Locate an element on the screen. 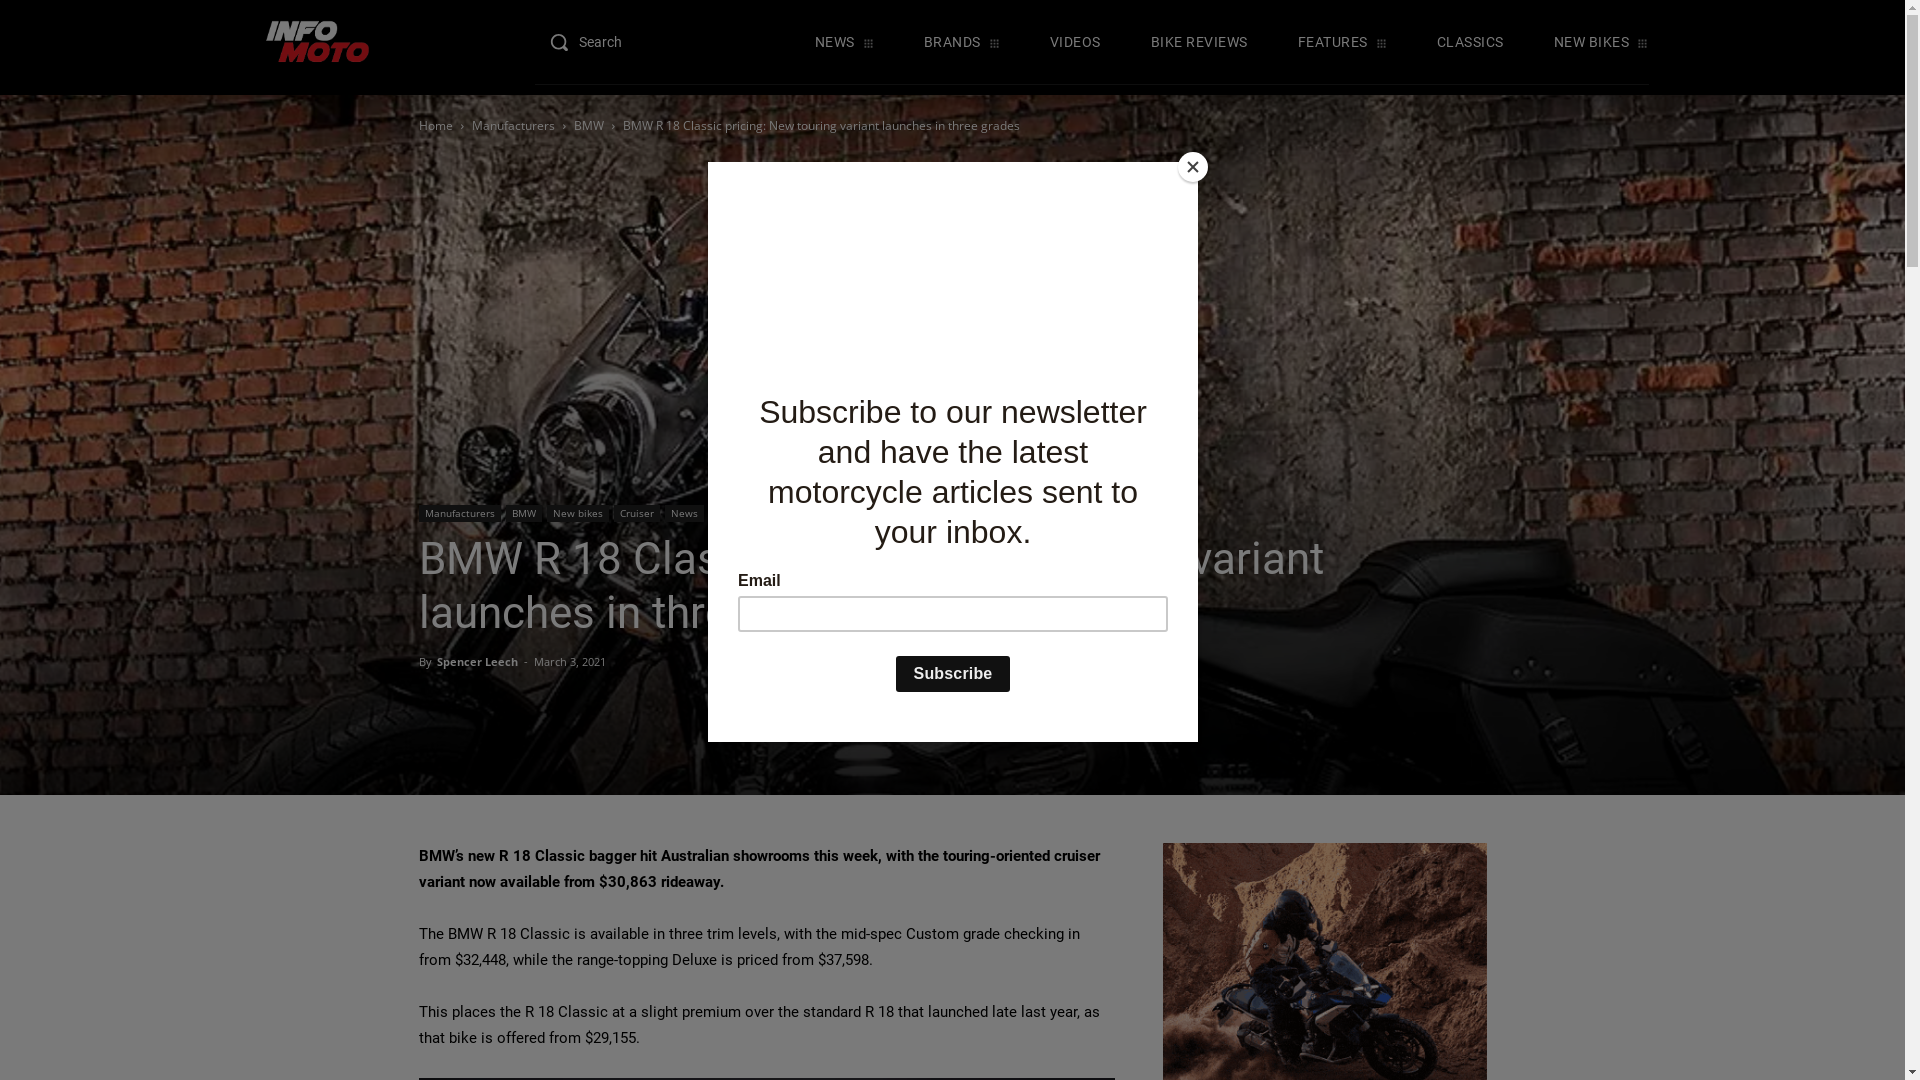  'Spencer Leech' is located at coordinates (475, 661).